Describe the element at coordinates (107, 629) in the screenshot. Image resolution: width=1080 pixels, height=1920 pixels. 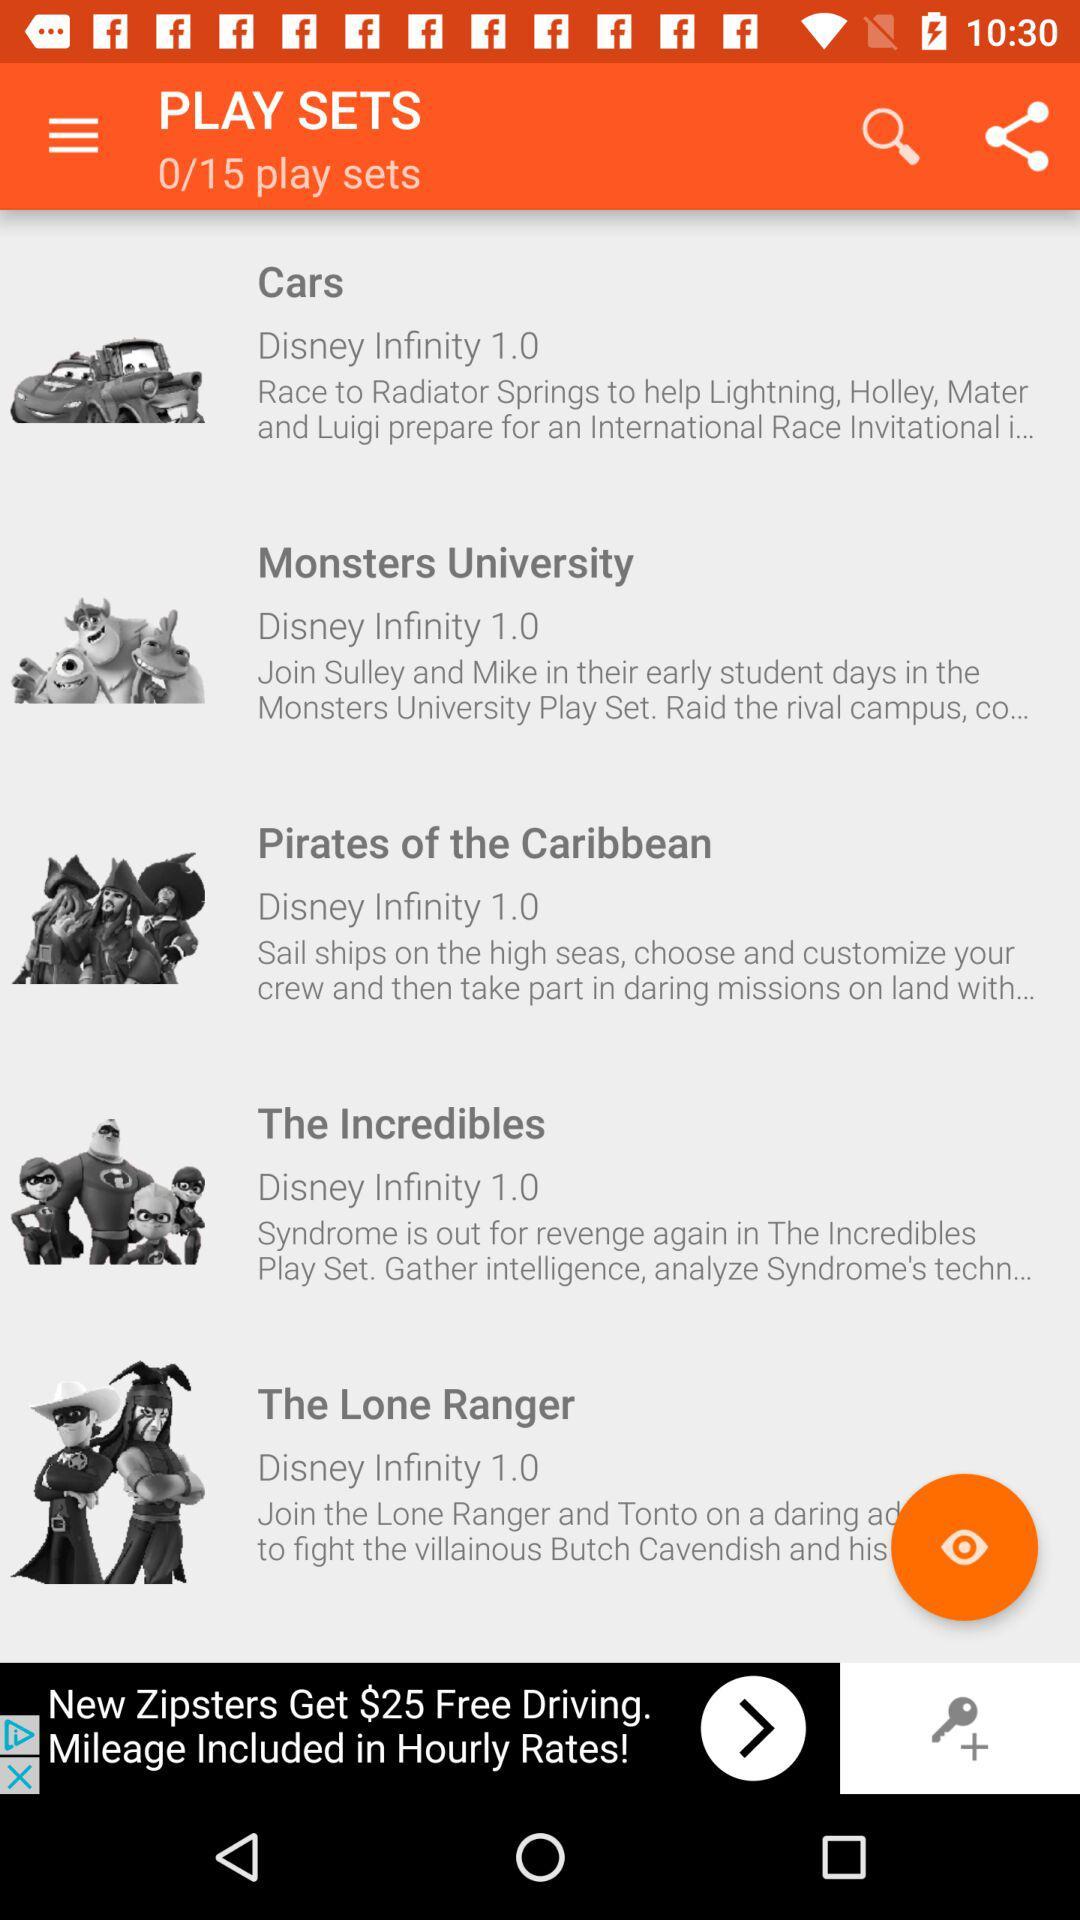
I see `this item` at that location.